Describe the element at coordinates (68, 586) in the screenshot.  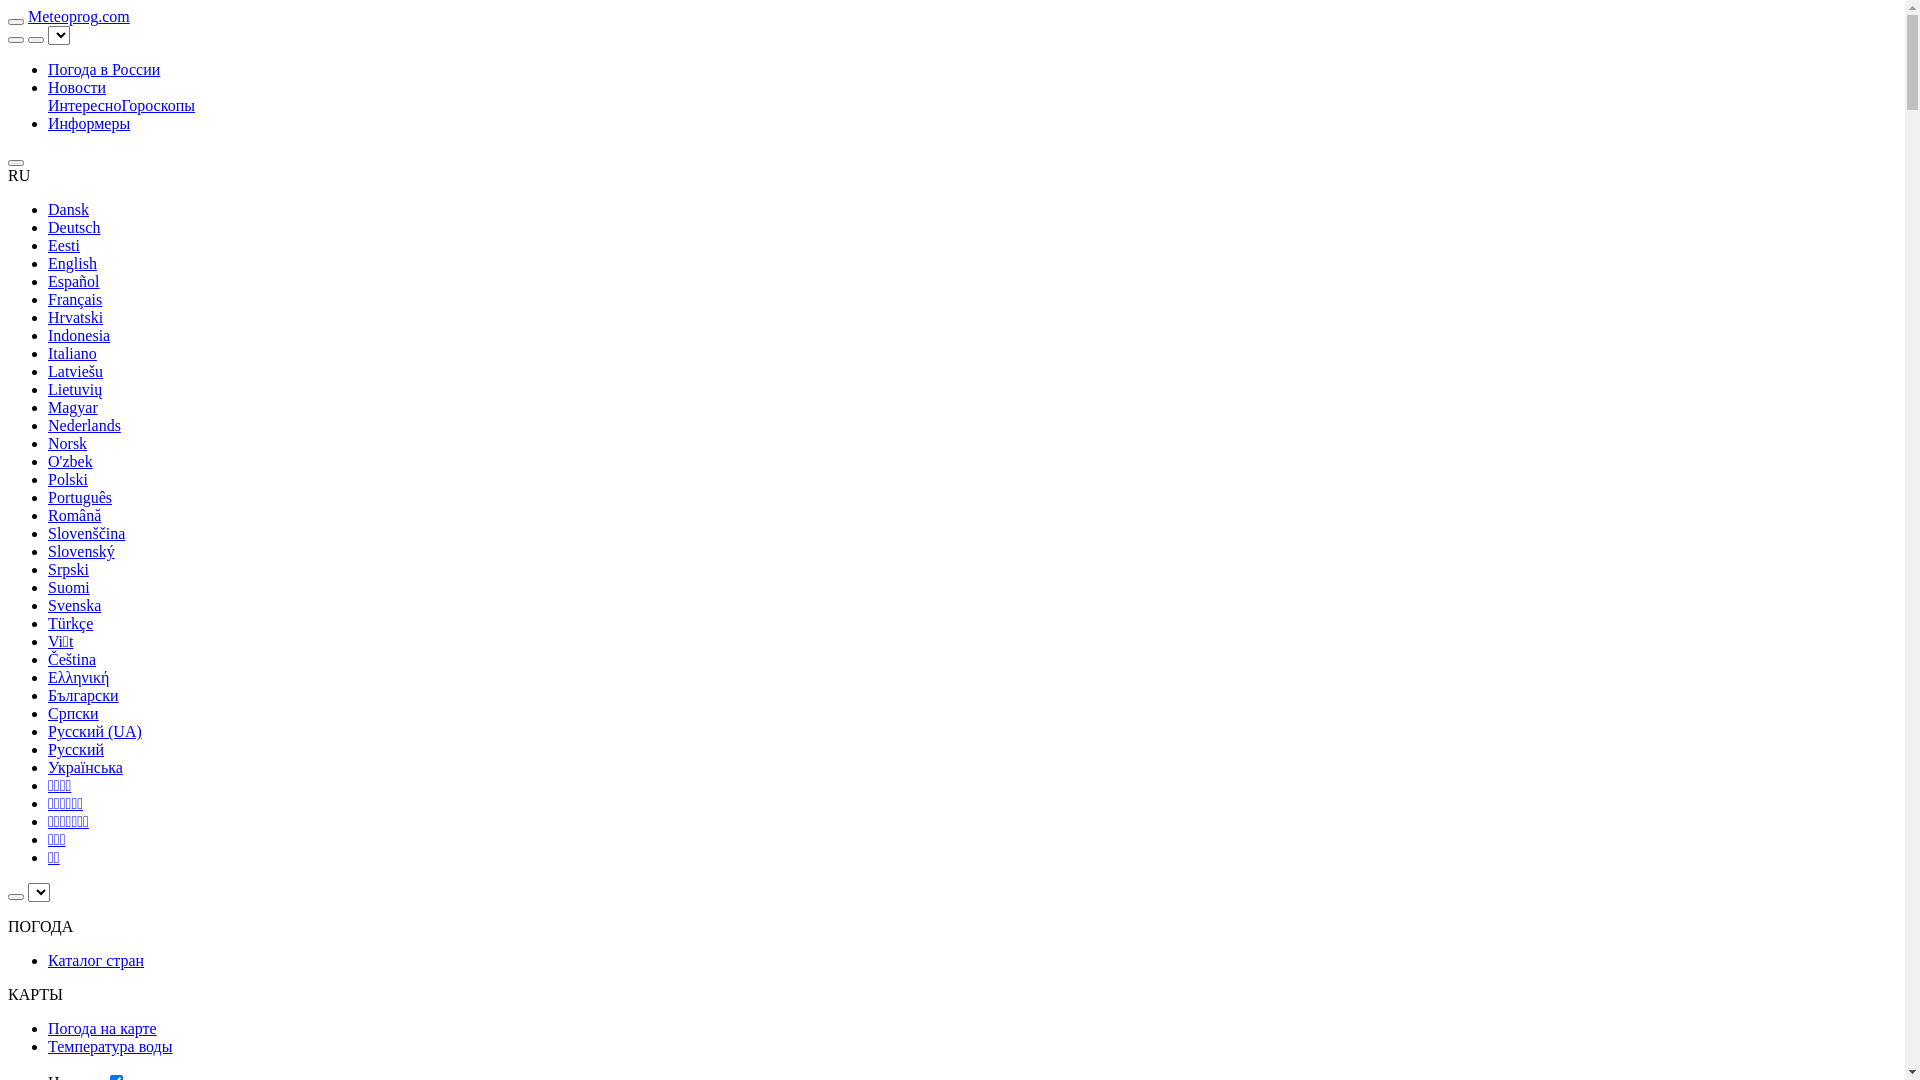
I see `'Suomi'` at that location.